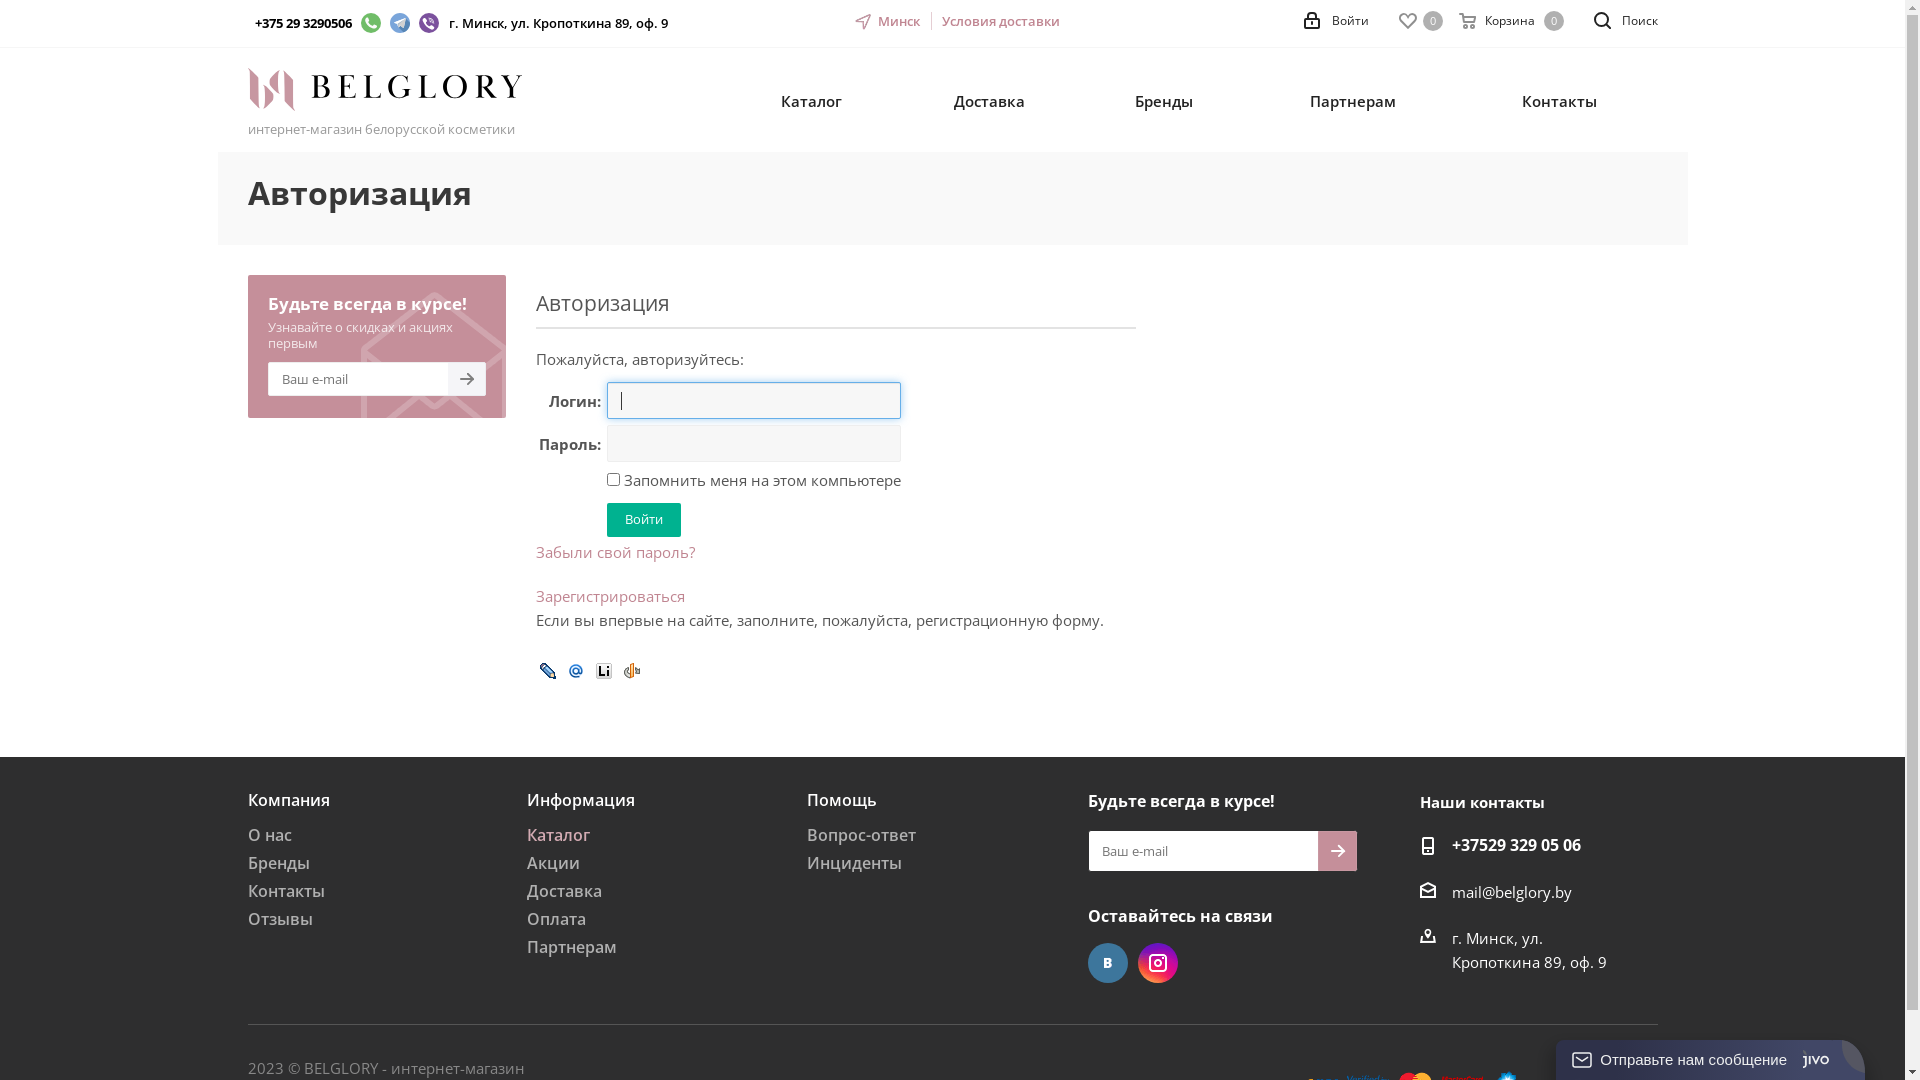  What do you see at coordinates (1157, 962) in the screenshot?
I see `'Instagram'` at bounding box center [1157, 962].